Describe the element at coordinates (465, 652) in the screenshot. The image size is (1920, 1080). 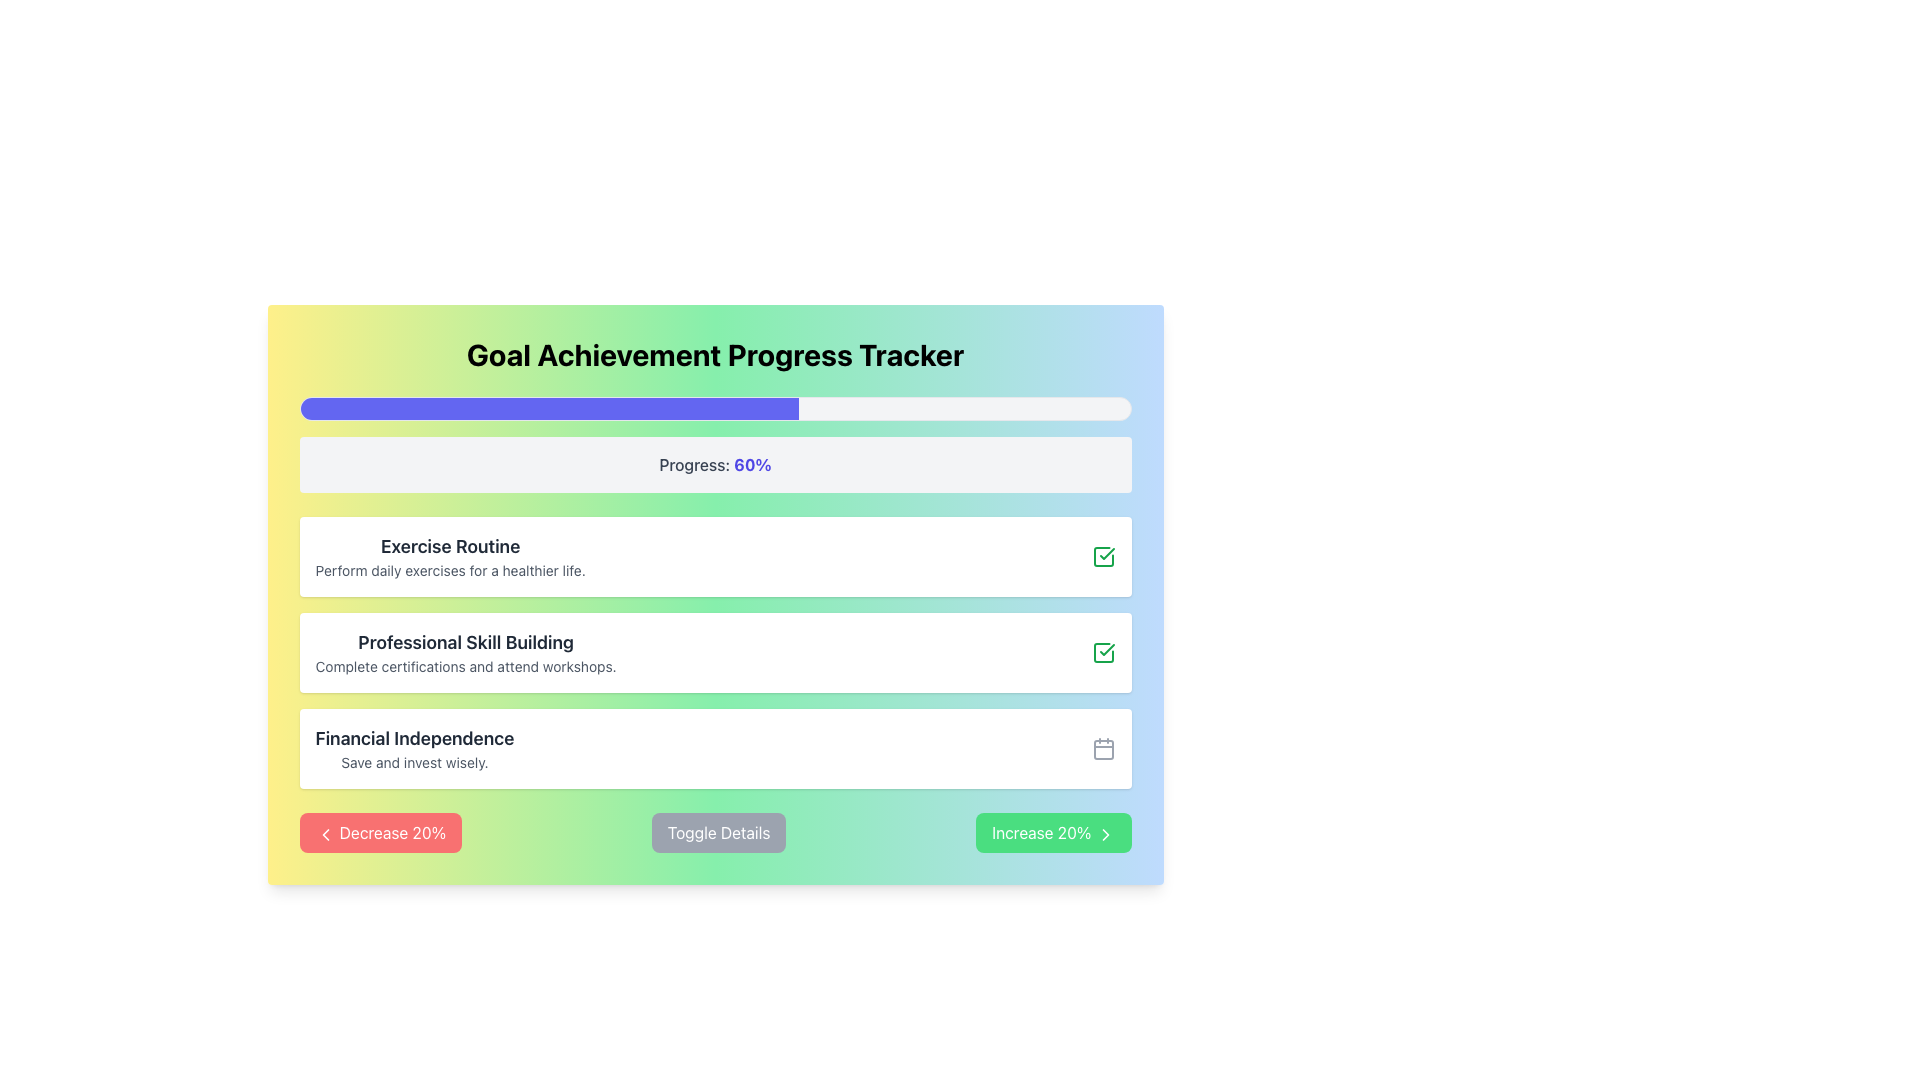
I see `the Text Label that presents a goal or task, positioned below the 'Exercise Routine' element and above the 'Financial Independence' element` at that location.